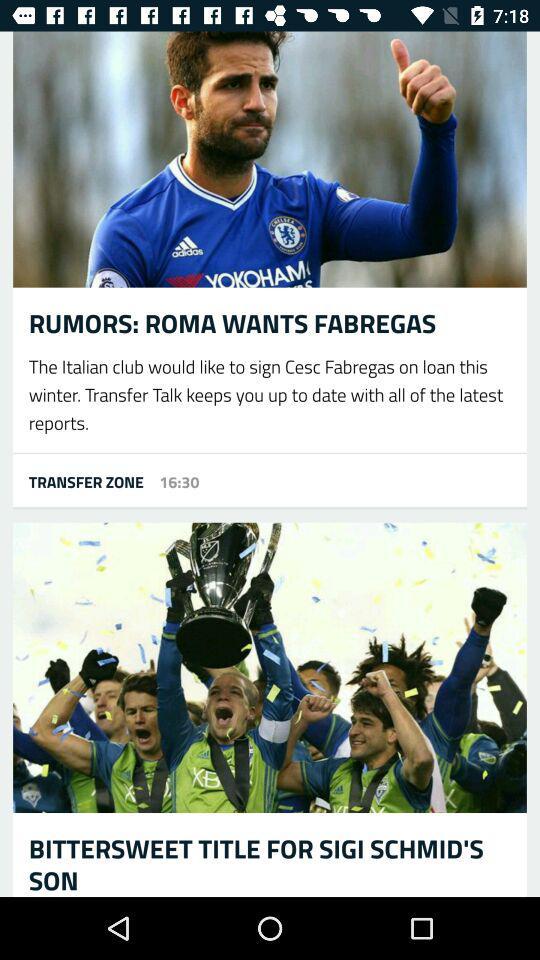  Describe the element at coordinates (77, 480) in the screenshot. I see `the icon to the left of 16:30` at that location.